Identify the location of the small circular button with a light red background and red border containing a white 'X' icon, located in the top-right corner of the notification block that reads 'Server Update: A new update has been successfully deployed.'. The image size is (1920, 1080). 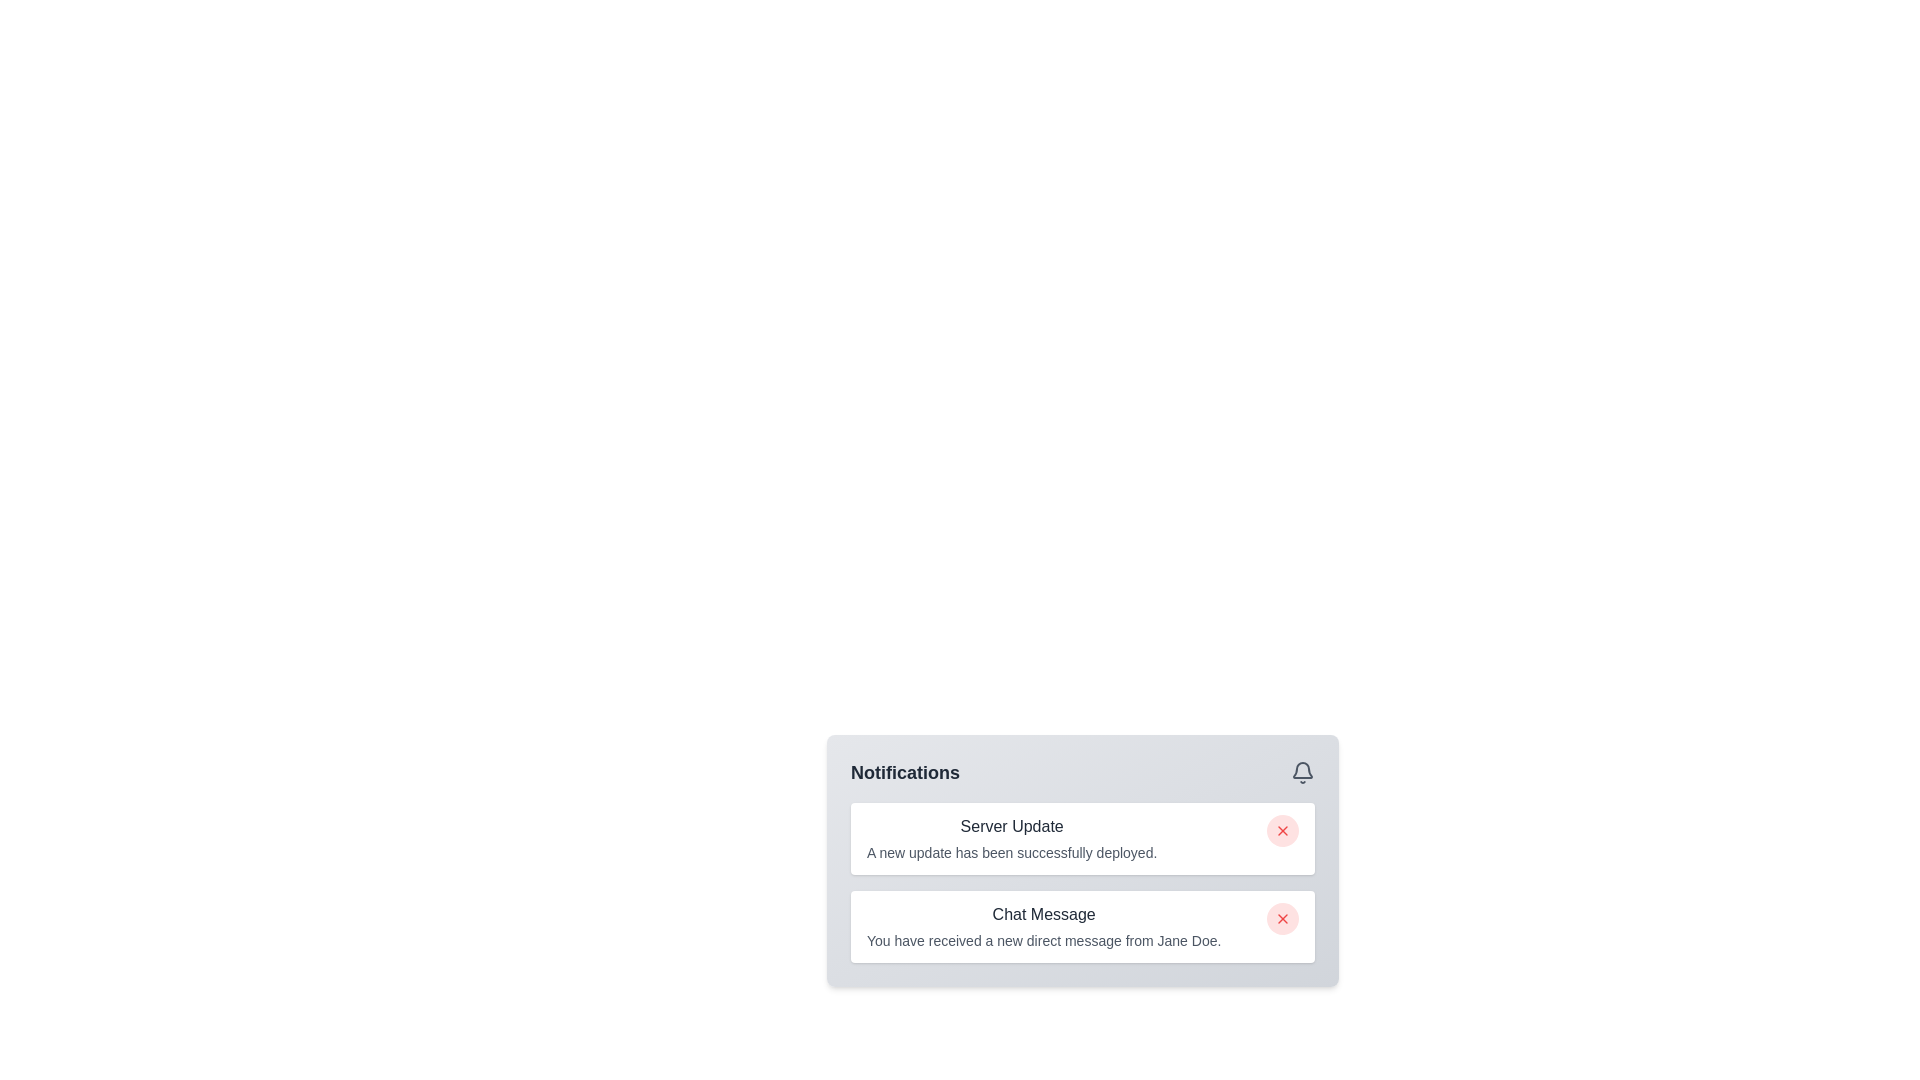
(1282, 830).